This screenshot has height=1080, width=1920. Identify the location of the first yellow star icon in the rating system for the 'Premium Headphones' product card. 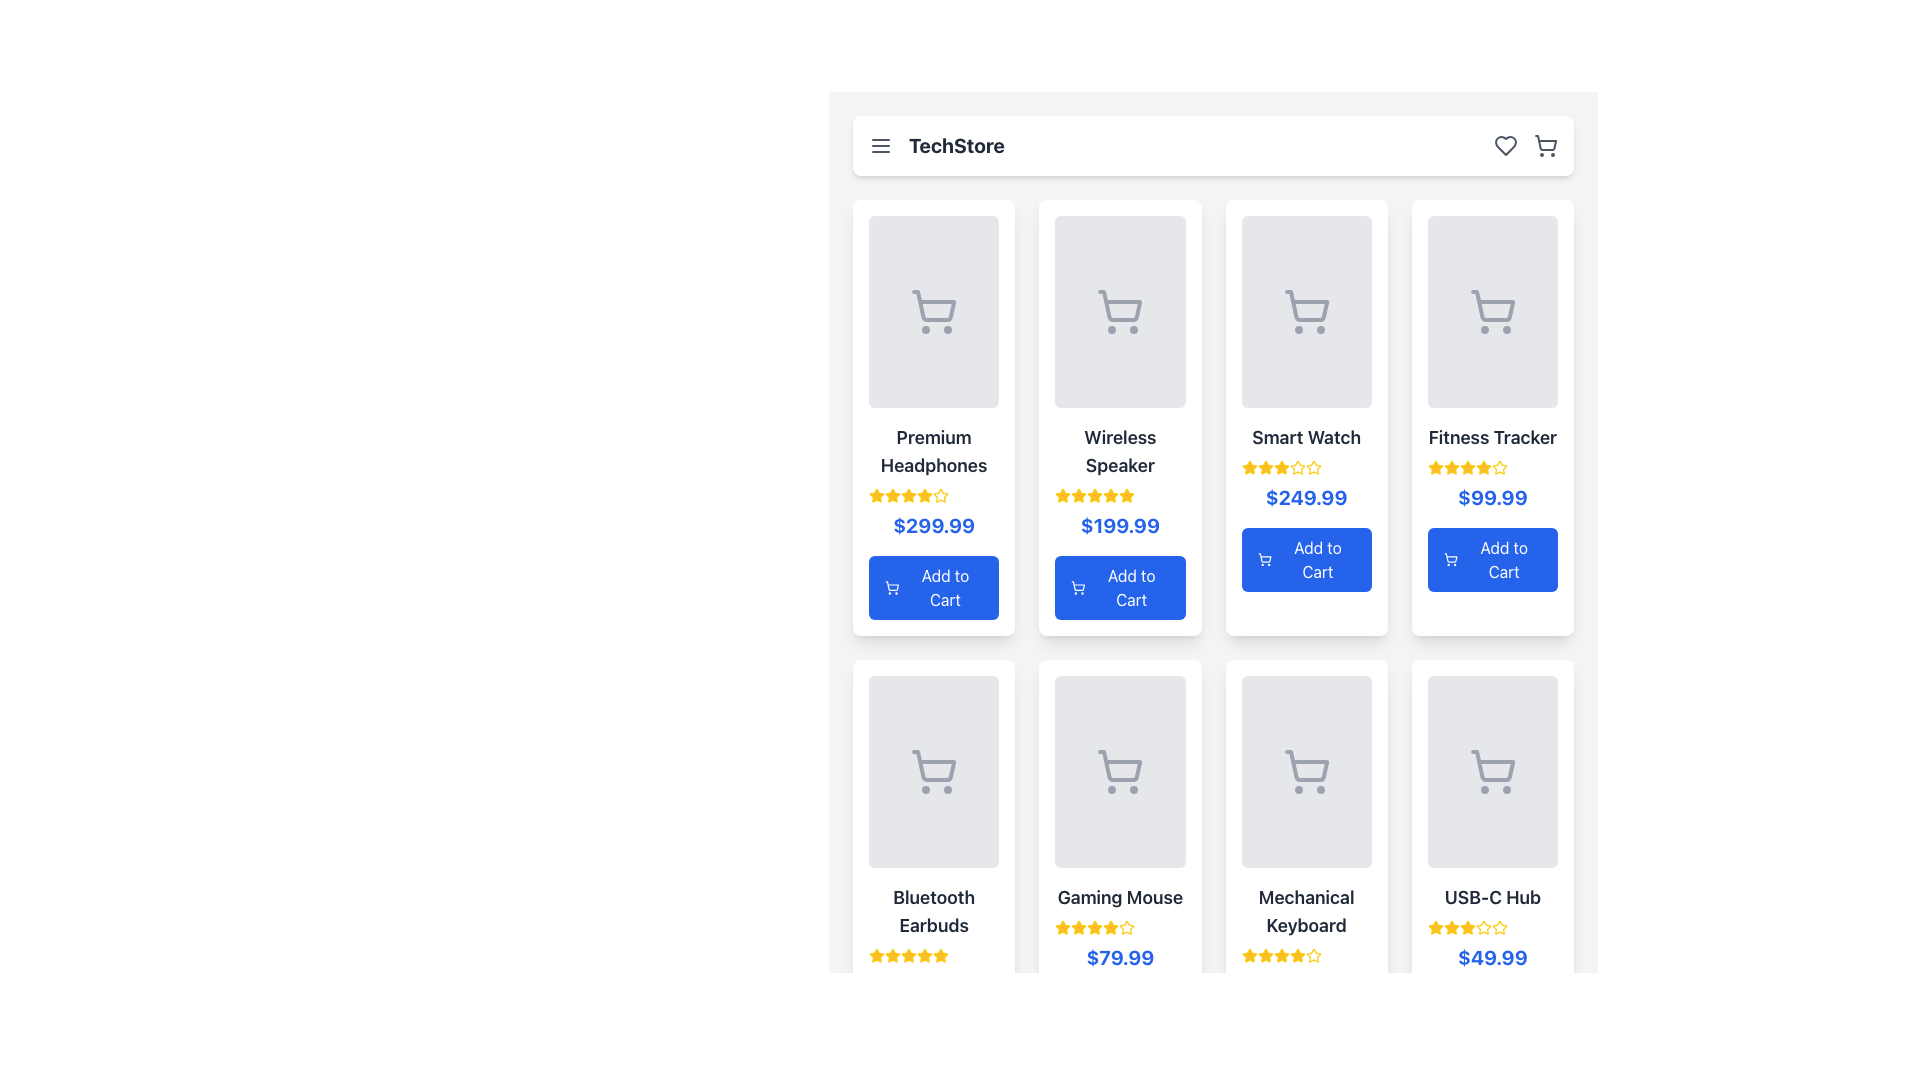
(877, 495).